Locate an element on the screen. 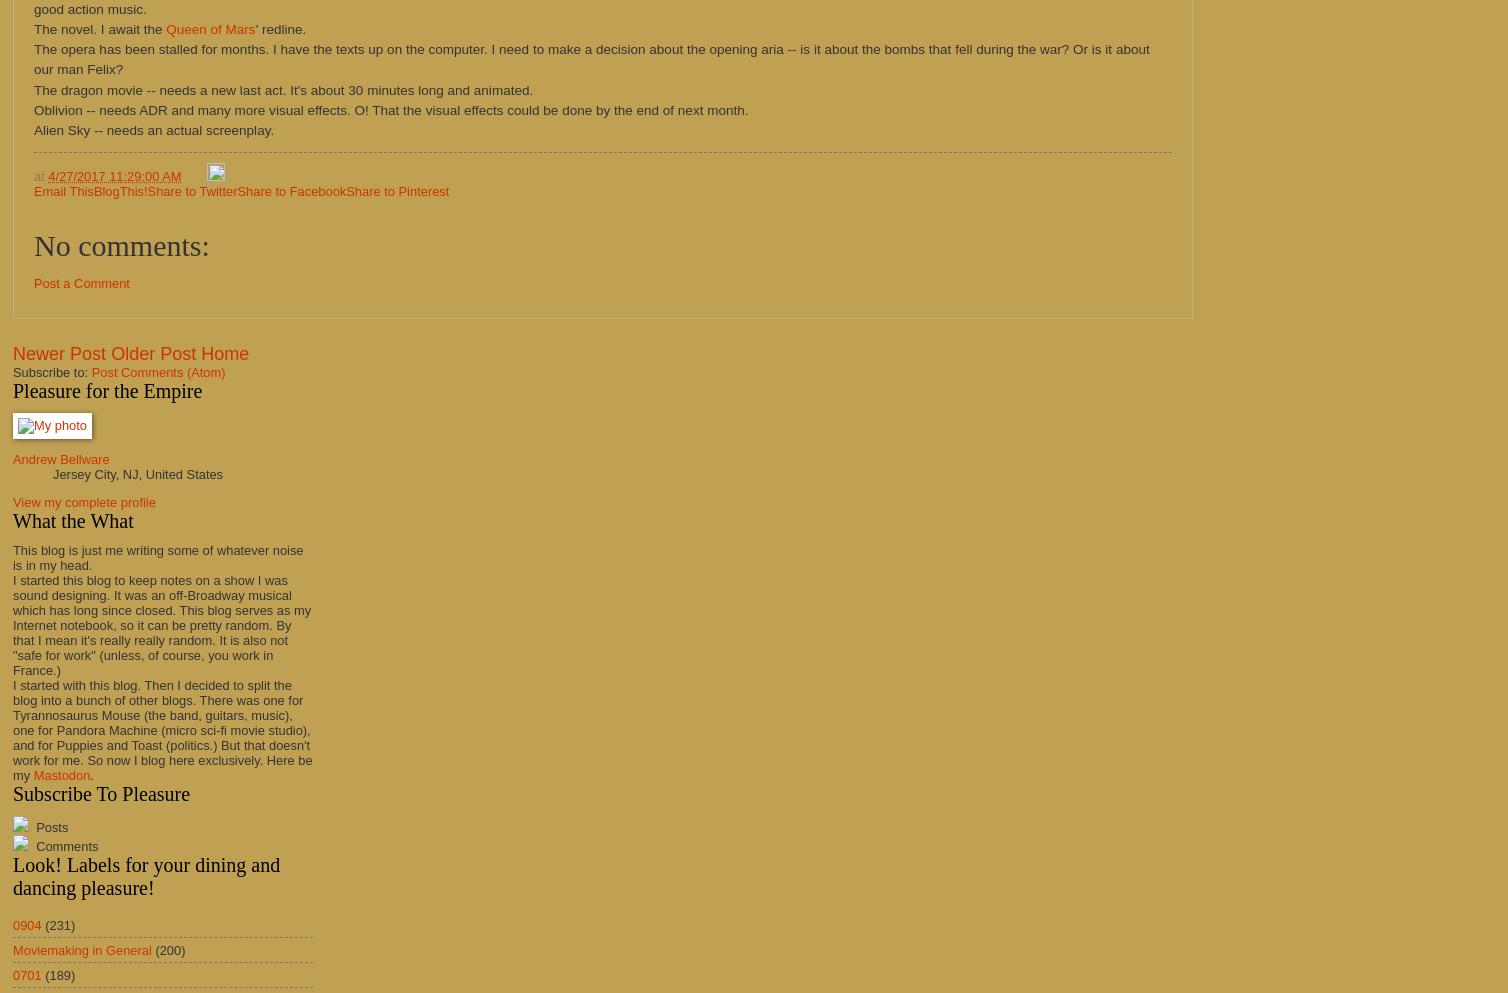 This screenshot has width=1508, height=993. 'Comments' is located at coordinates (64, 845).